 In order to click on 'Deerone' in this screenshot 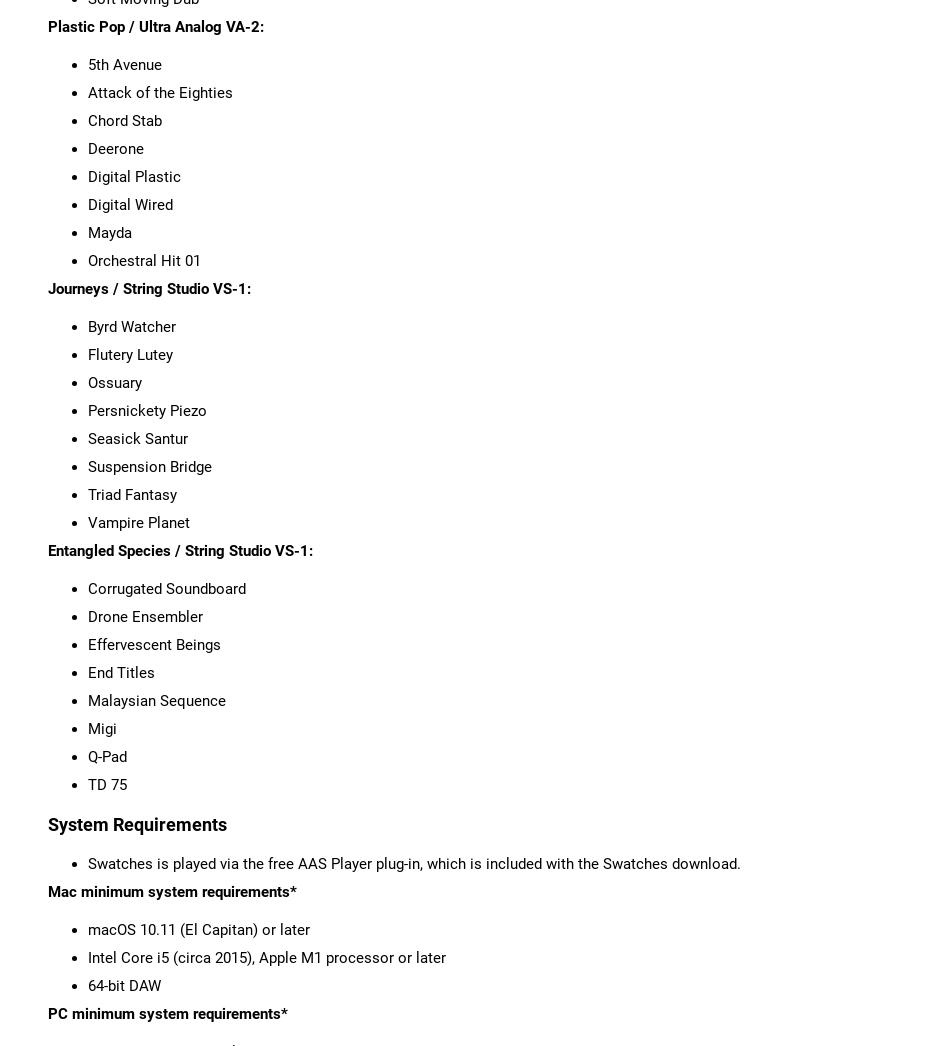, I will do `click(115, 147)`.